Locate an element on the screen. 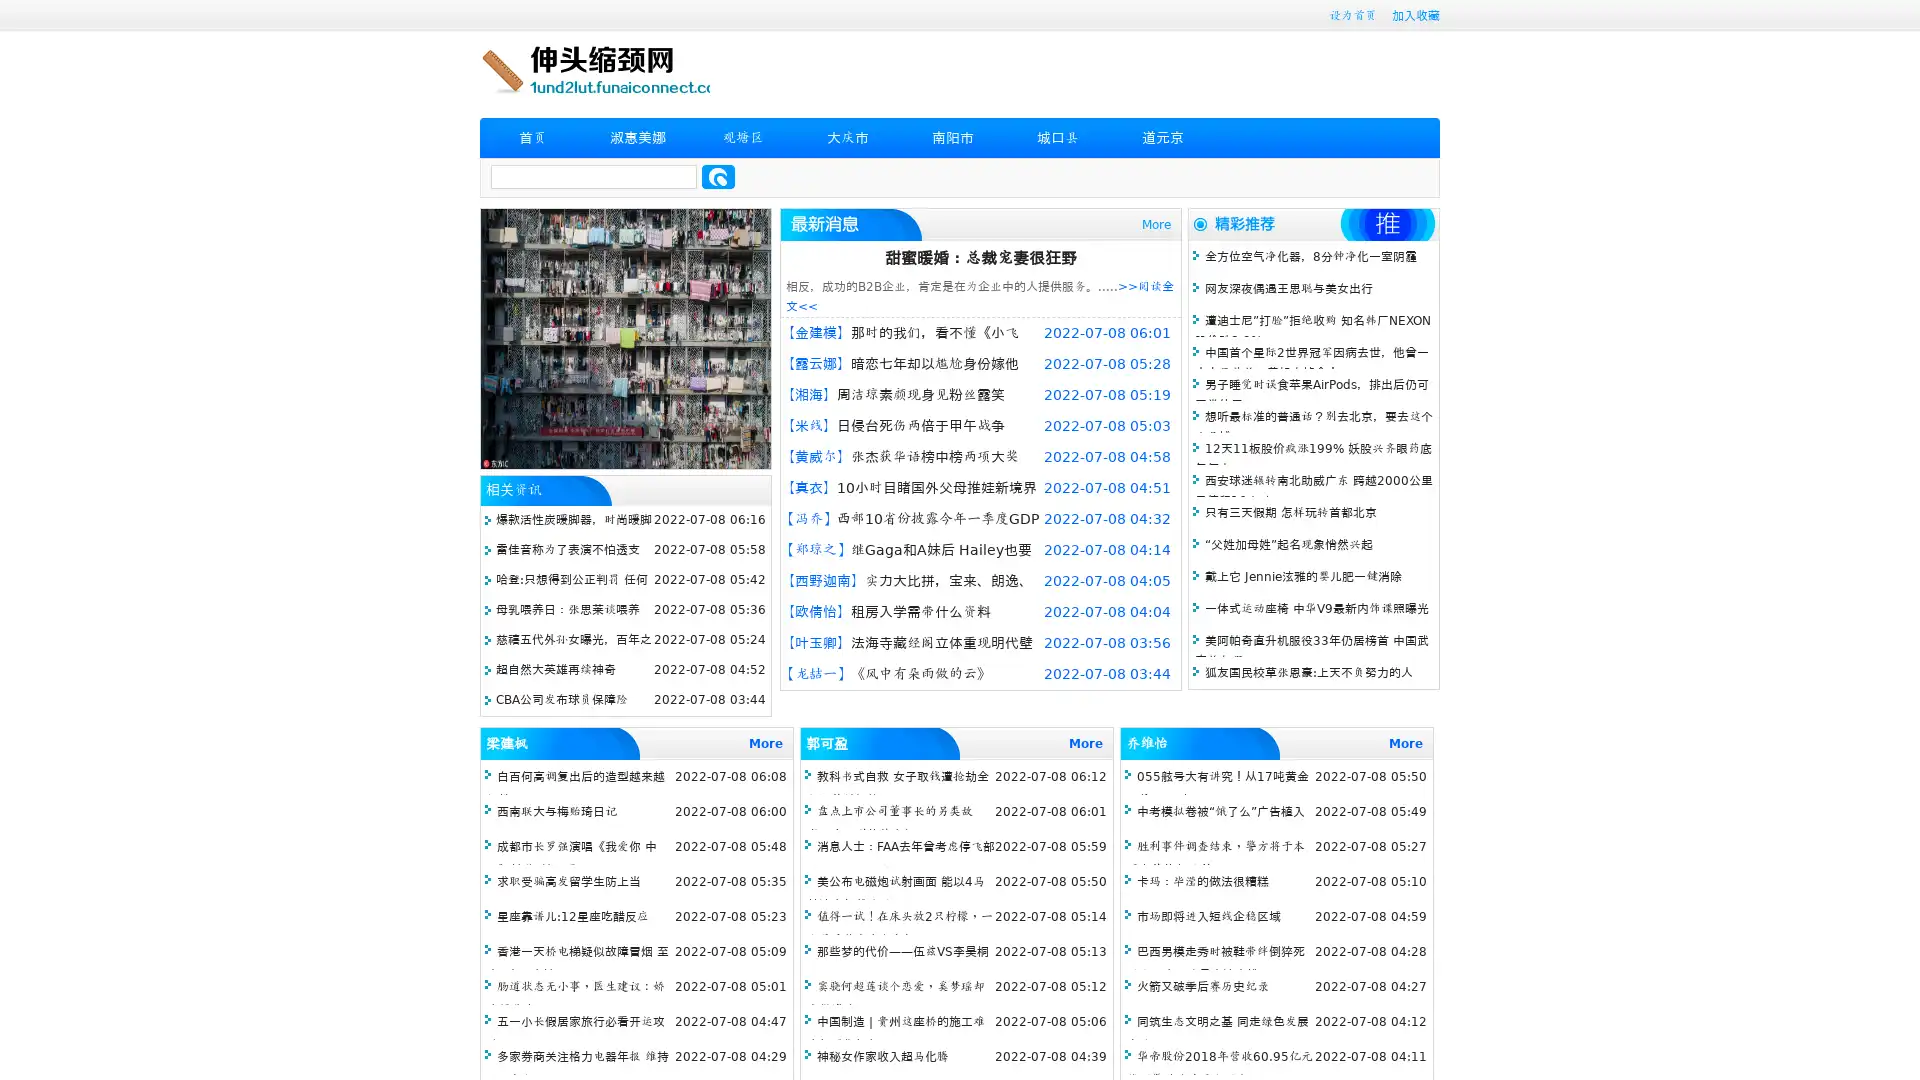 The width and height of the screenshot is (1920, 1080). Search is located at coordinates (718, 176).